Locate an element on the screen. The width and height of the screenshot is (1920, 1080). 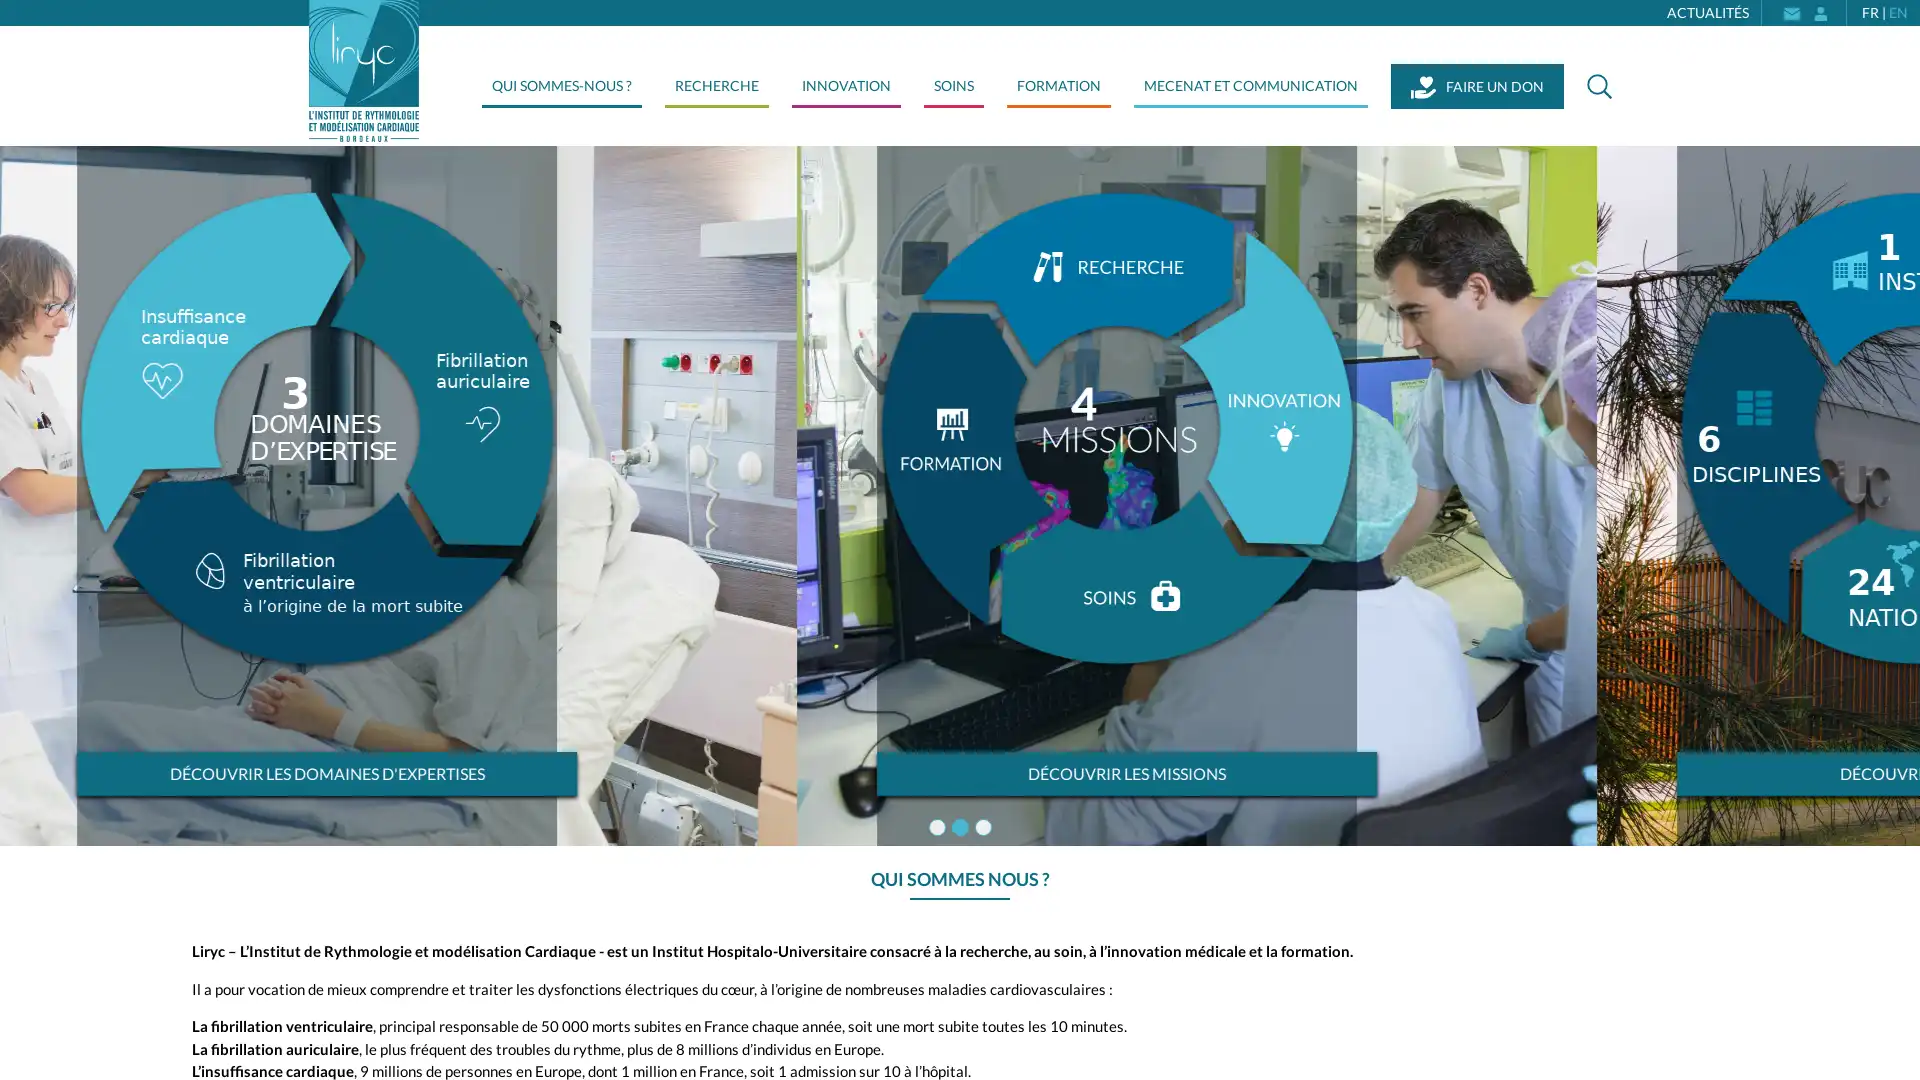
Next is located at coordinates (29, 858).